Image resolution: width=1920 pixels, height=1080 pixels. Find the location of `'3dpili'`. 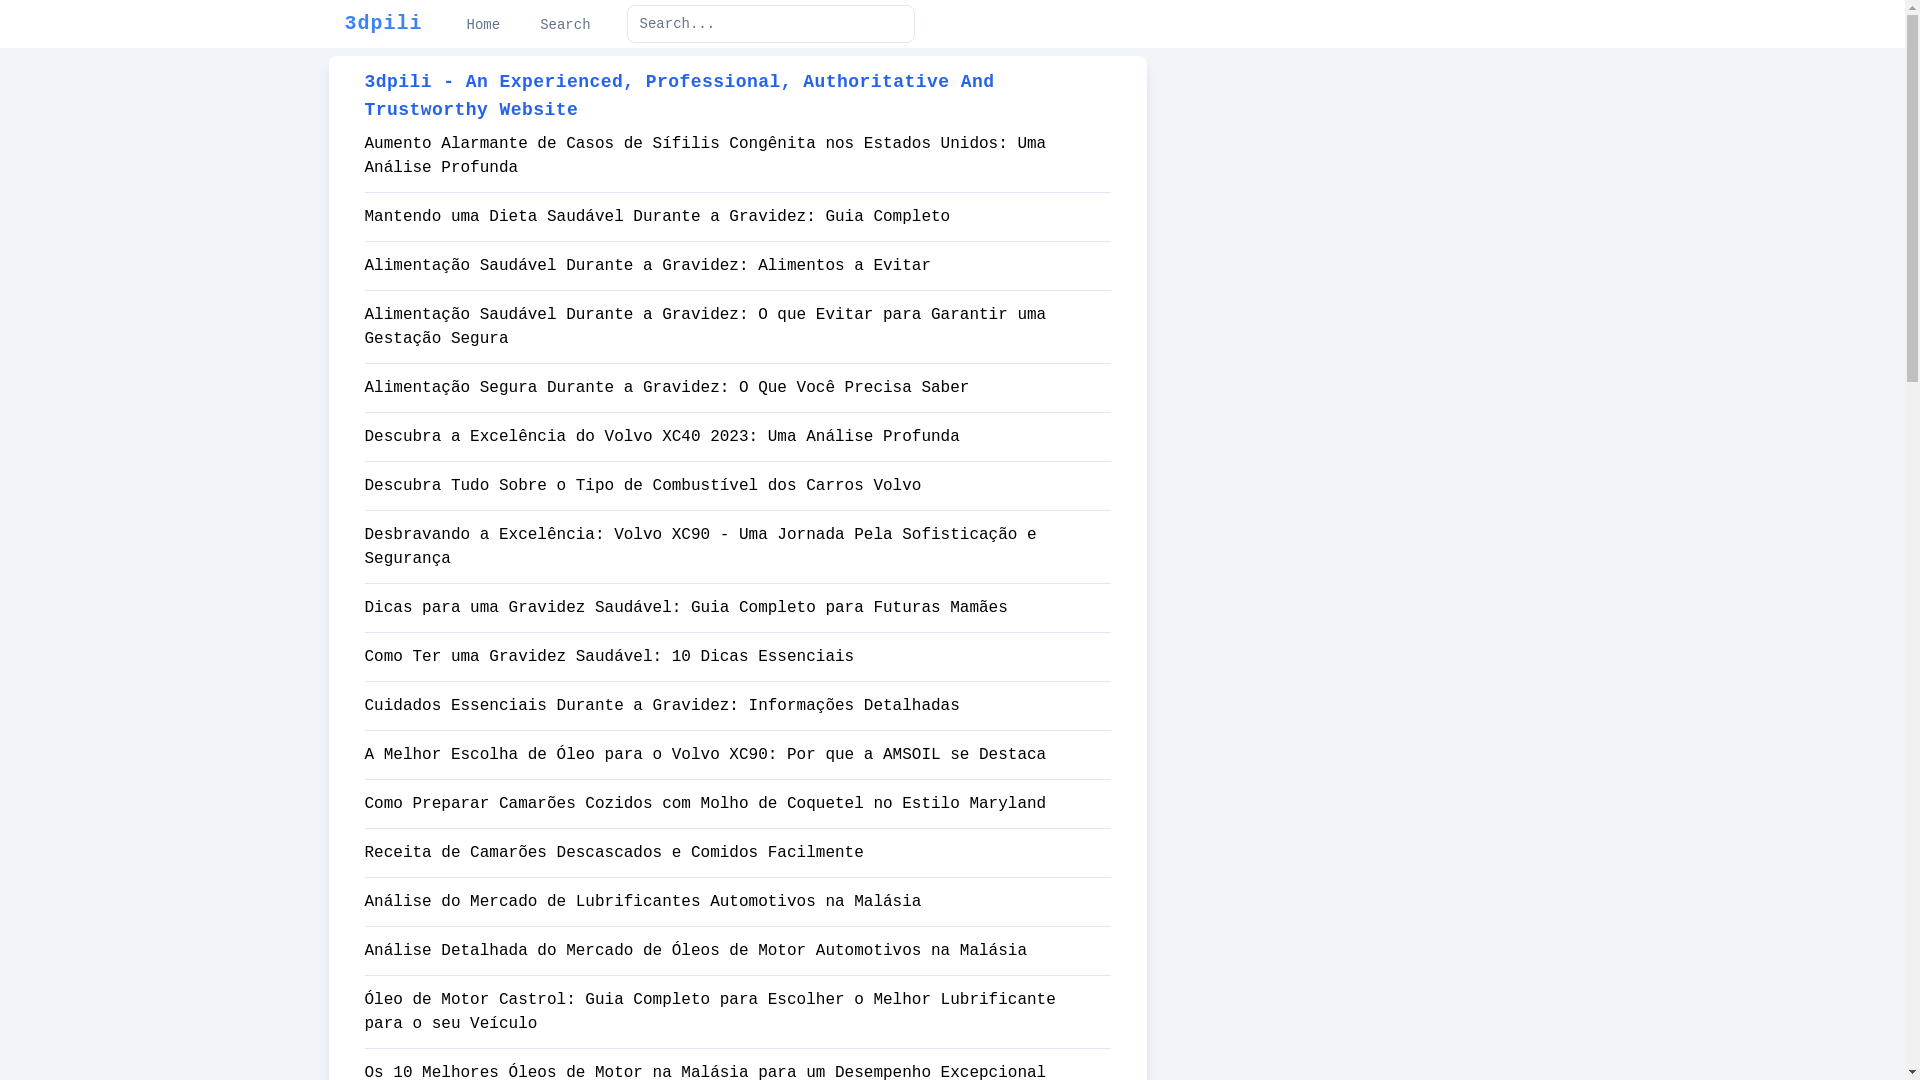

'3dpili' is located at coordinates (344, 23).